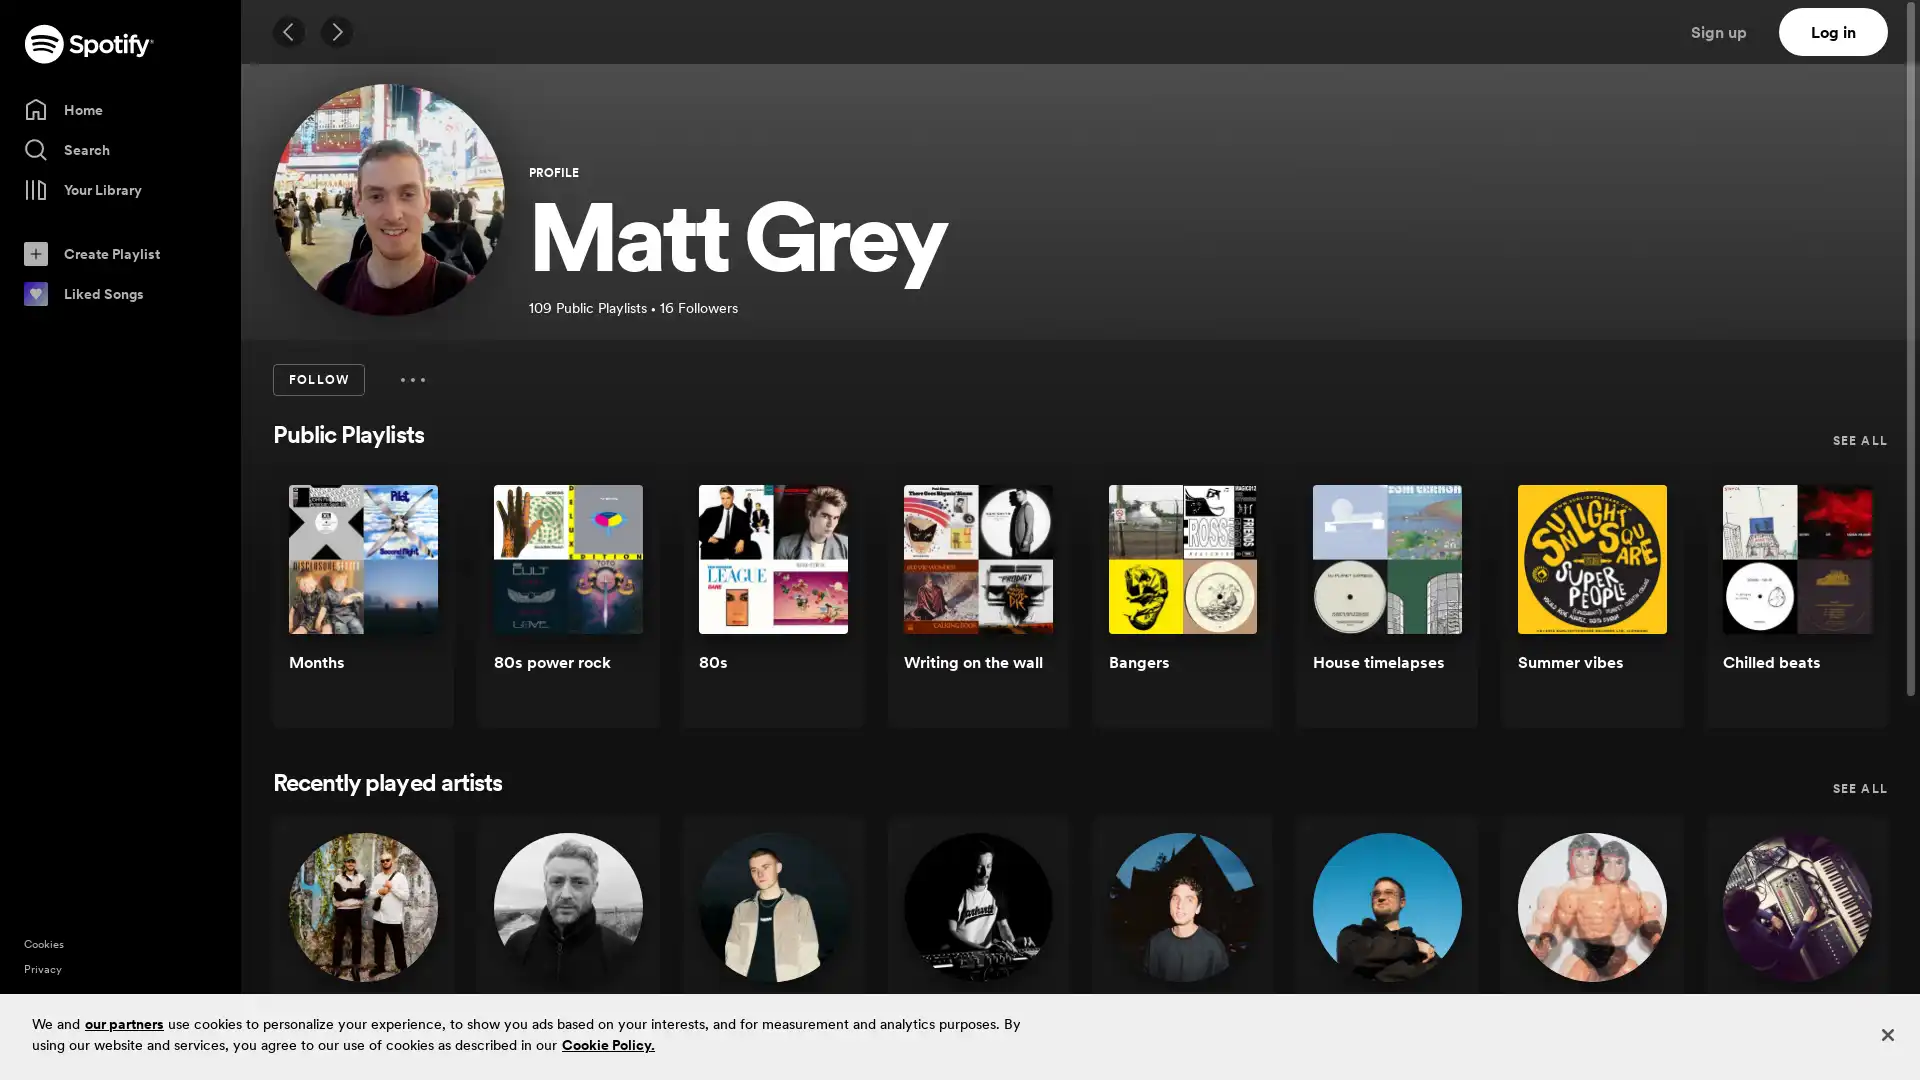  Describe the element at coordinates (1223, 955) in the screenshot. I see `Play Aleksandir` at that location.